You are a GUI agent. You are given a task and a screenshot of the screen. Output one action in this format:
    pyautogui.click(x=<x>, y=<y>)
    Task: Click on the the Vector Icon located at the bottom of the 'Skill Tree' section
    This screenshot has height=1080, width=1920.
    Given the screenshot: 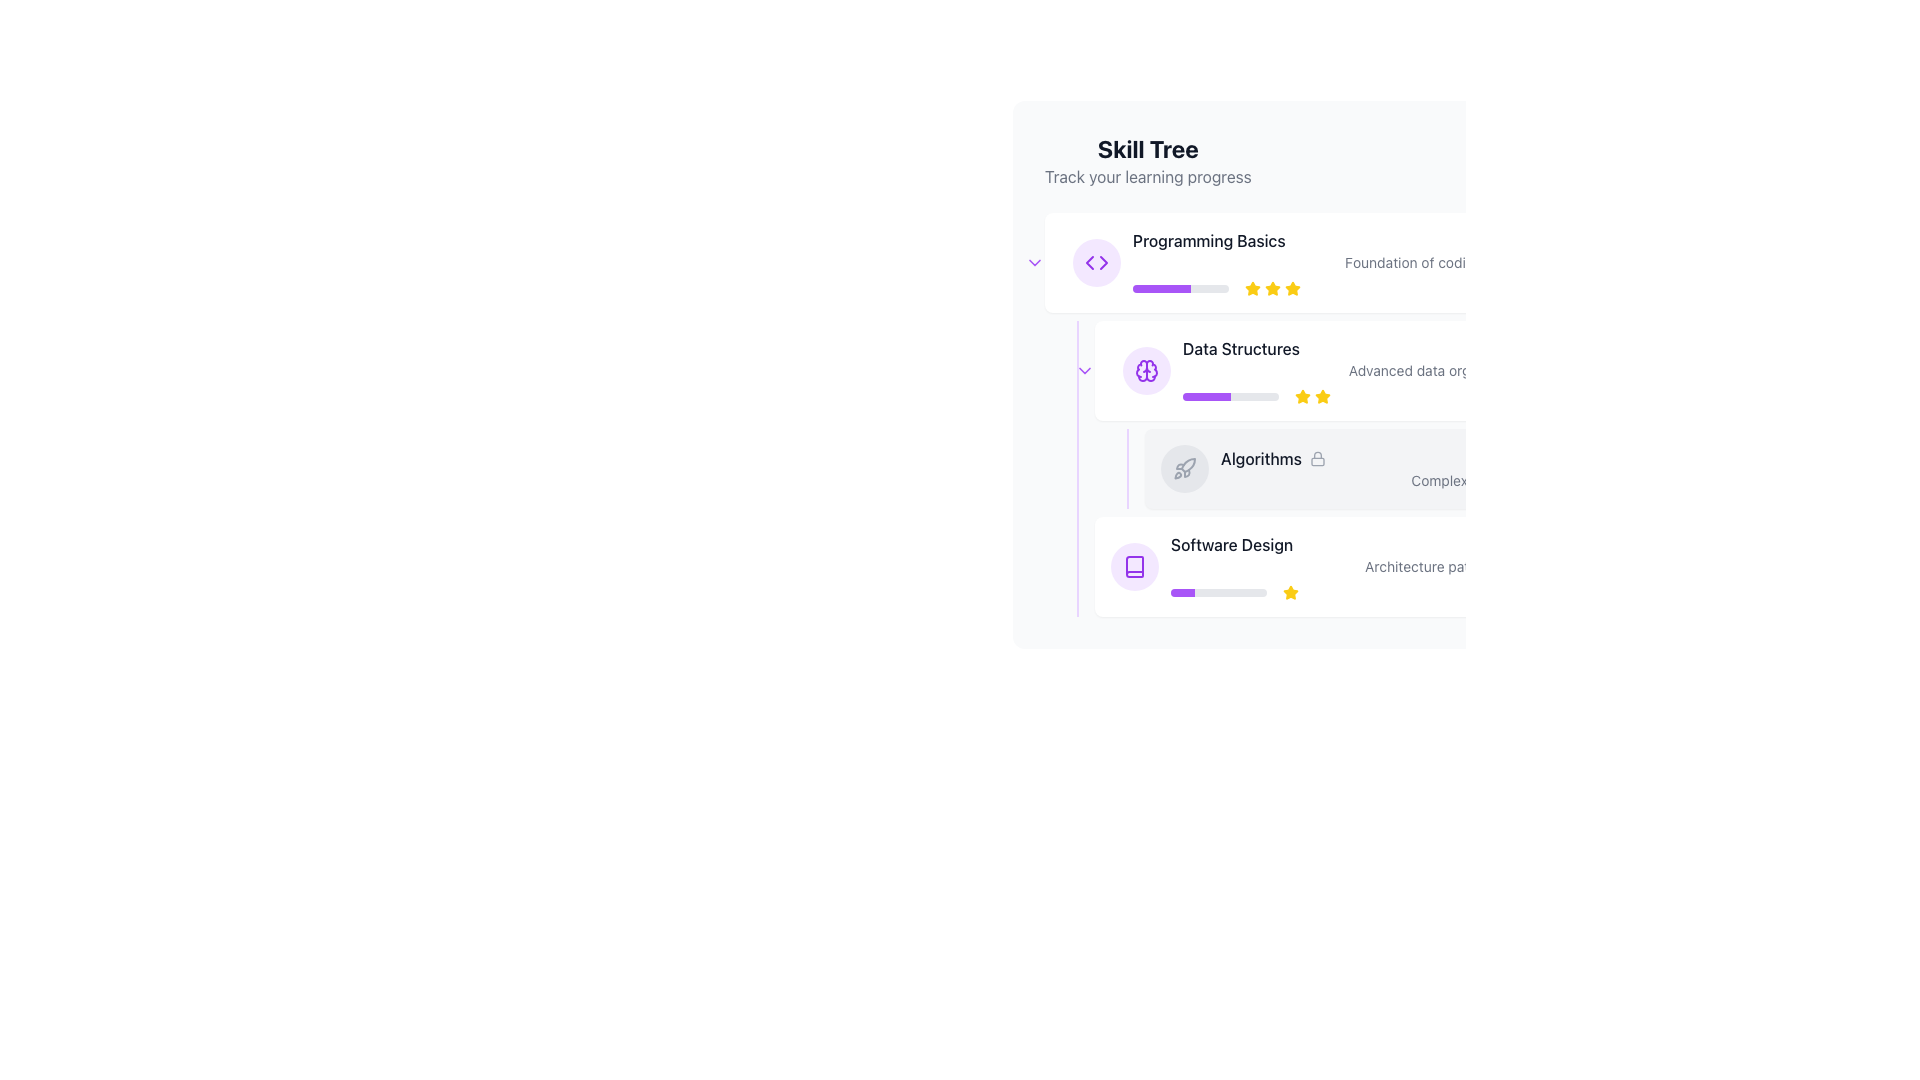 What is the action you would take?
    pyautogui.click(x=1134, y=567)
    